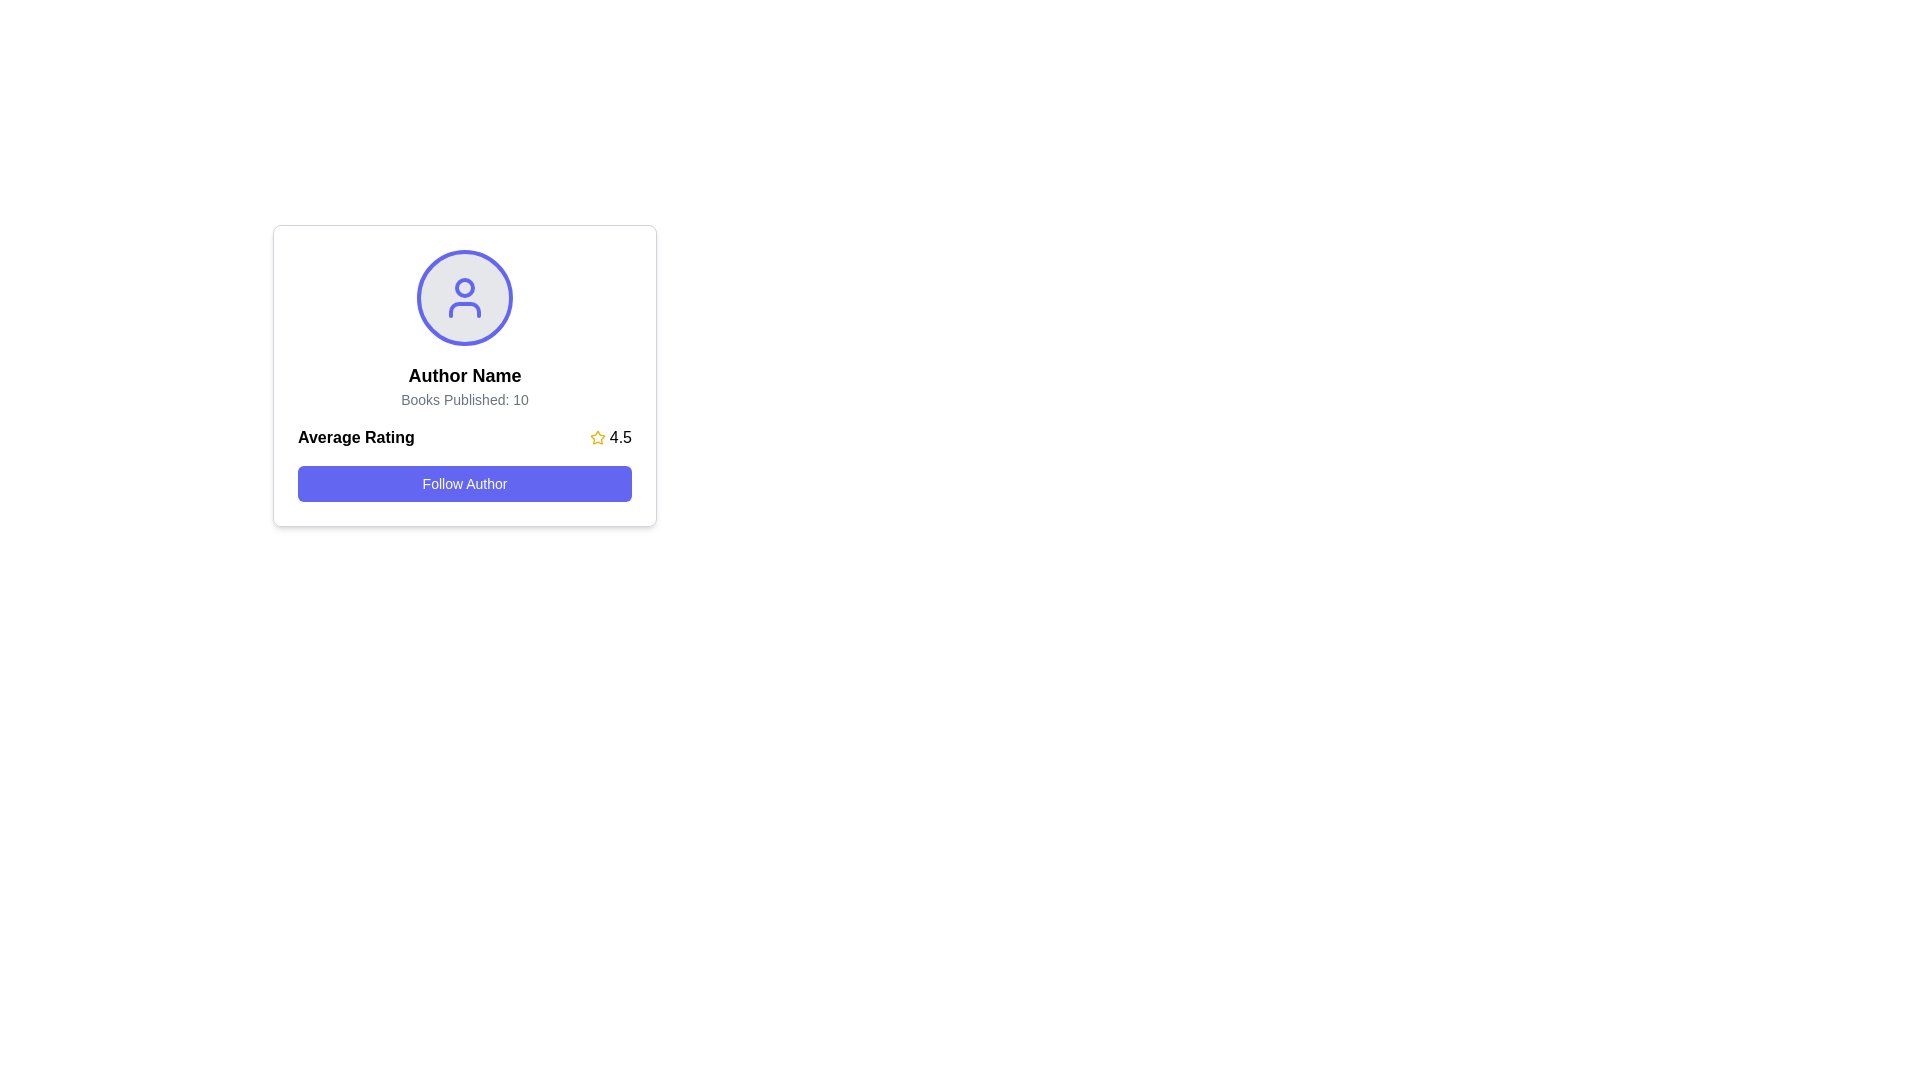 This screenshot has height=1080, width=1920. What do you see at coordinates (356, 437) in the screenshot?
I see `'Average Rating' label located at the bottom left of the card layout, which is displayed in bold font and precedes the star icon and rating value` at bounding box center [356, 437].